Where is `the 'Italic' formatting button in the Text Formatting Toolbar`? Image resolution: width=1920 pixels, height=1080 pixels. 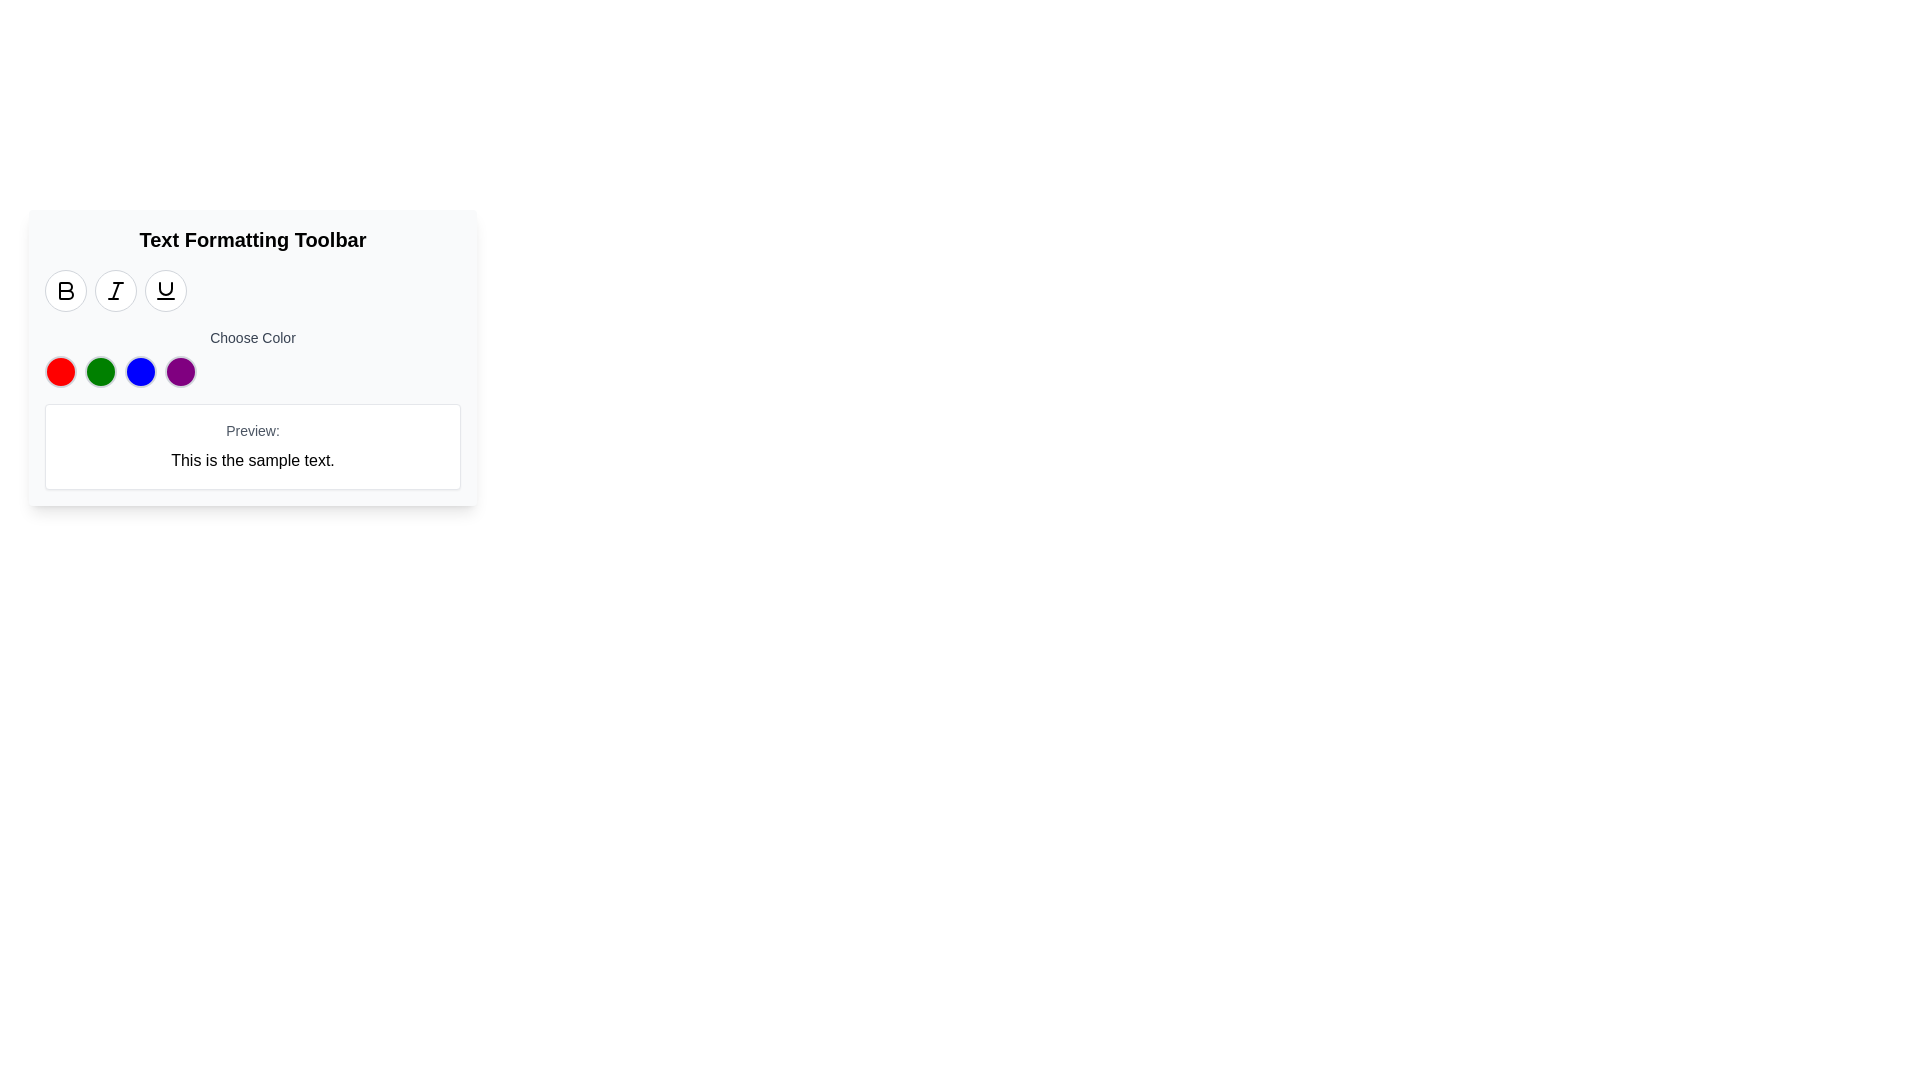 the 'Italic' formatting button in the Text Formatting Toolbar is located at coordinates (114, 290).